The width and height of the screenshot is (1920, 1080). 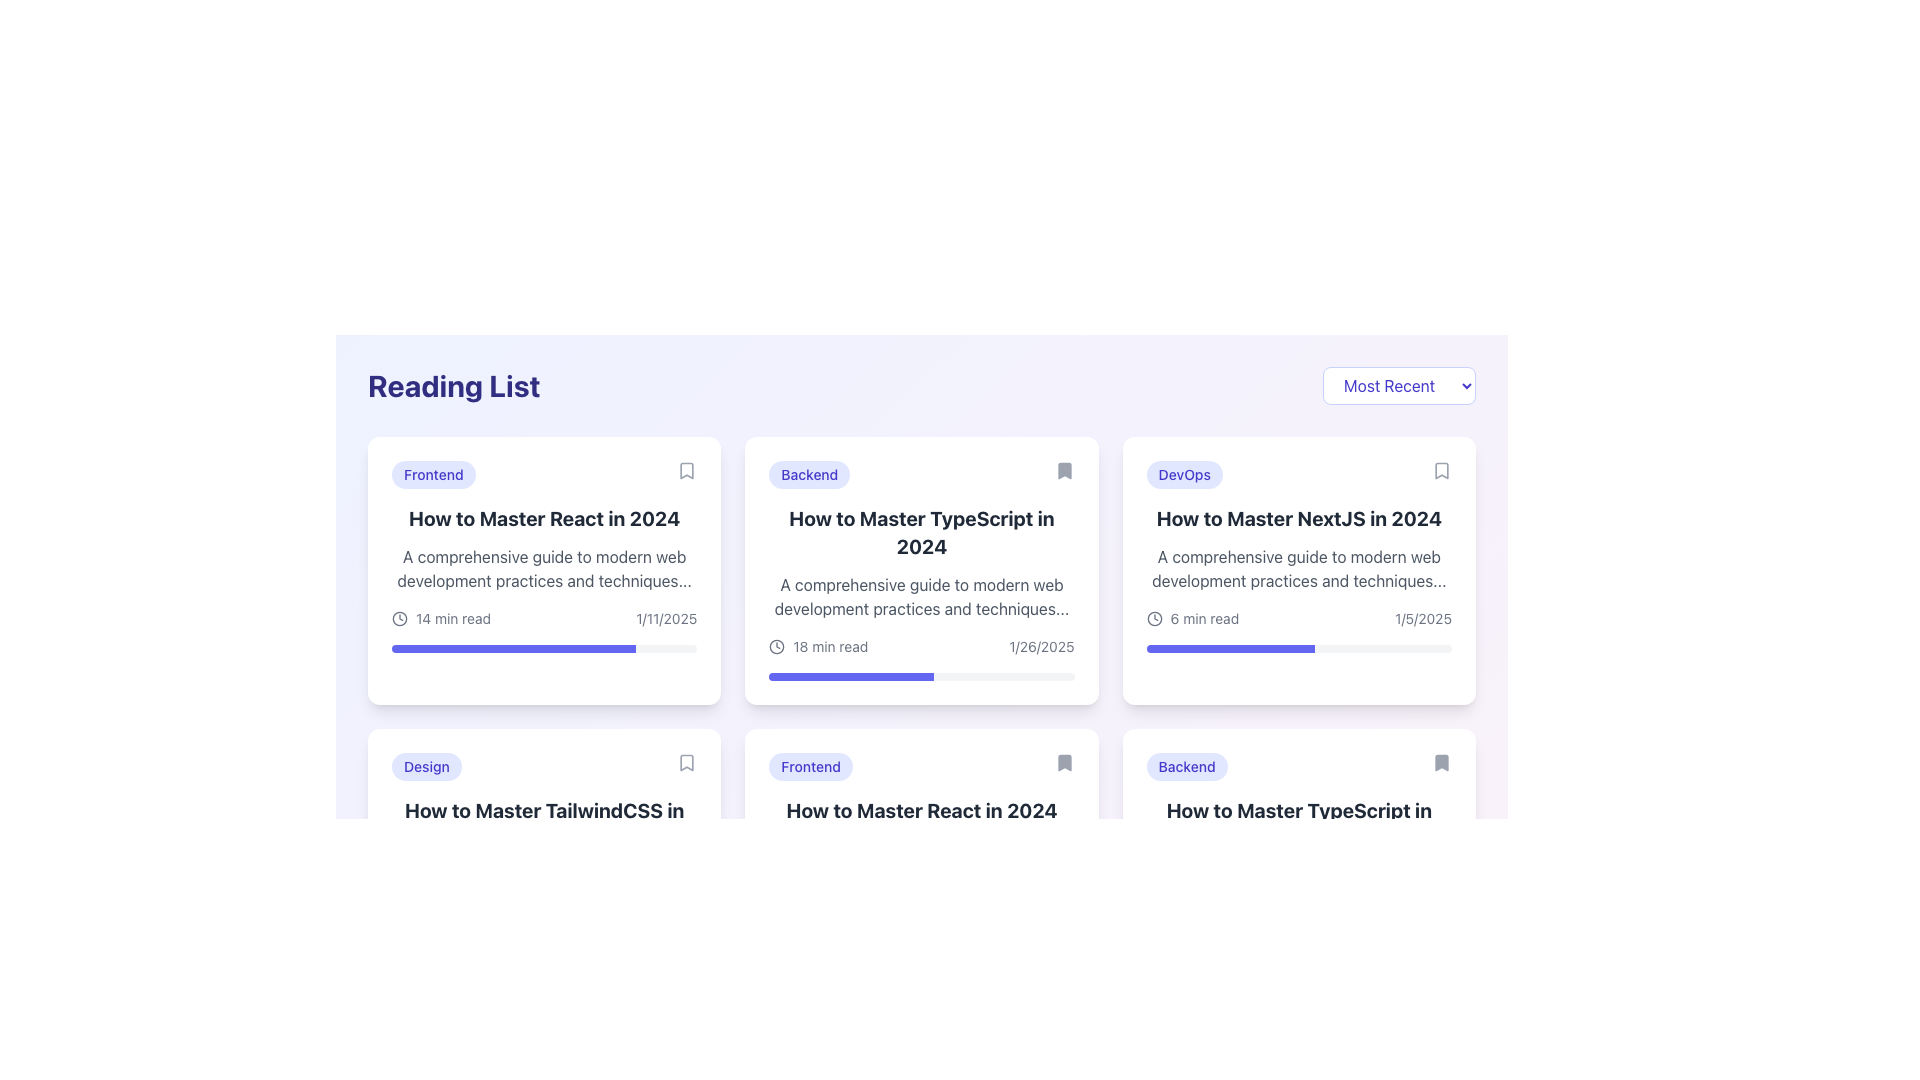 What do you see at coordinates (544, 862) in the screenshot?
I see `the fourth card titled 'How to Master TailwindCSS in 2024'` at bounding box center [544, 862].